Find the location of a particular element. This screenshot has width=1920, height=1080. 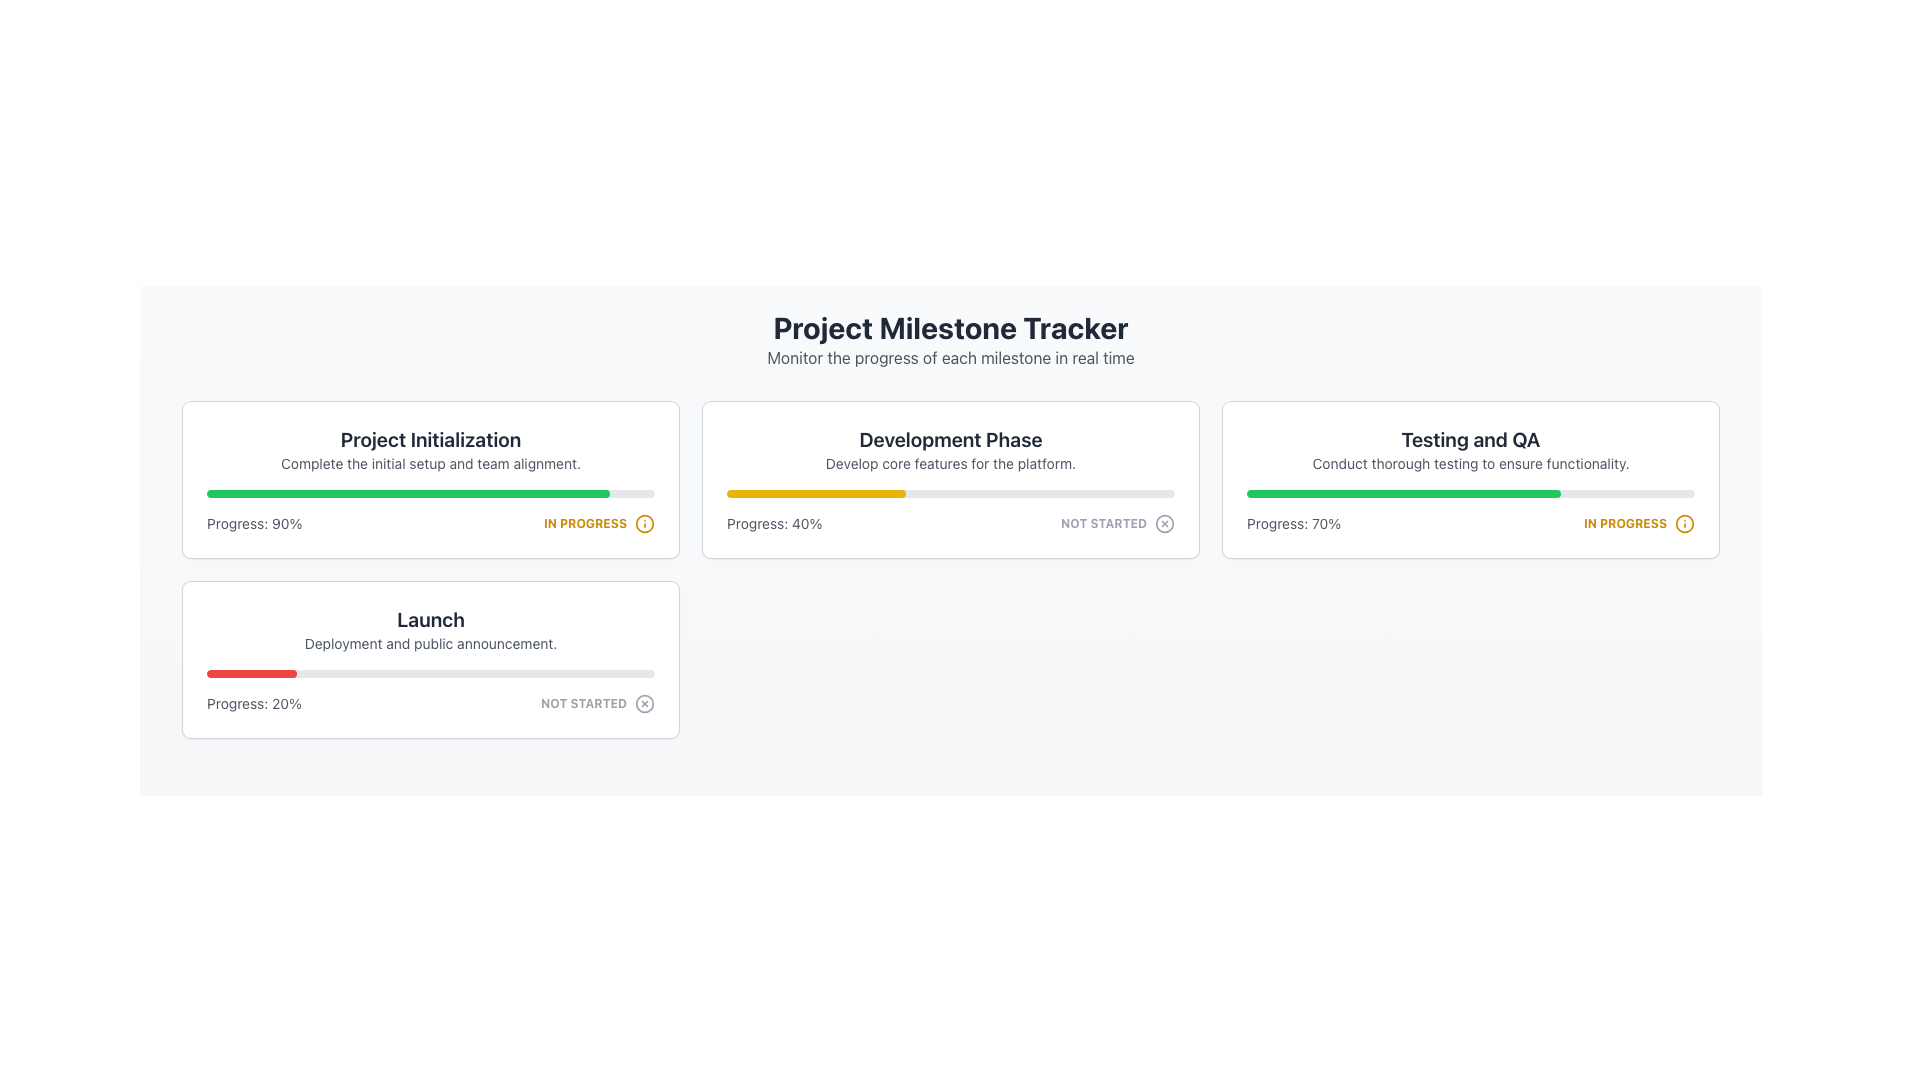

the 'IN PROGRESS' label element, which is styled in bold yellow uppercase letters and located within the 'Testing and QA' task progress box, positioned slightly above the center and to the left of the info icon is located at coordinates (584, 523).